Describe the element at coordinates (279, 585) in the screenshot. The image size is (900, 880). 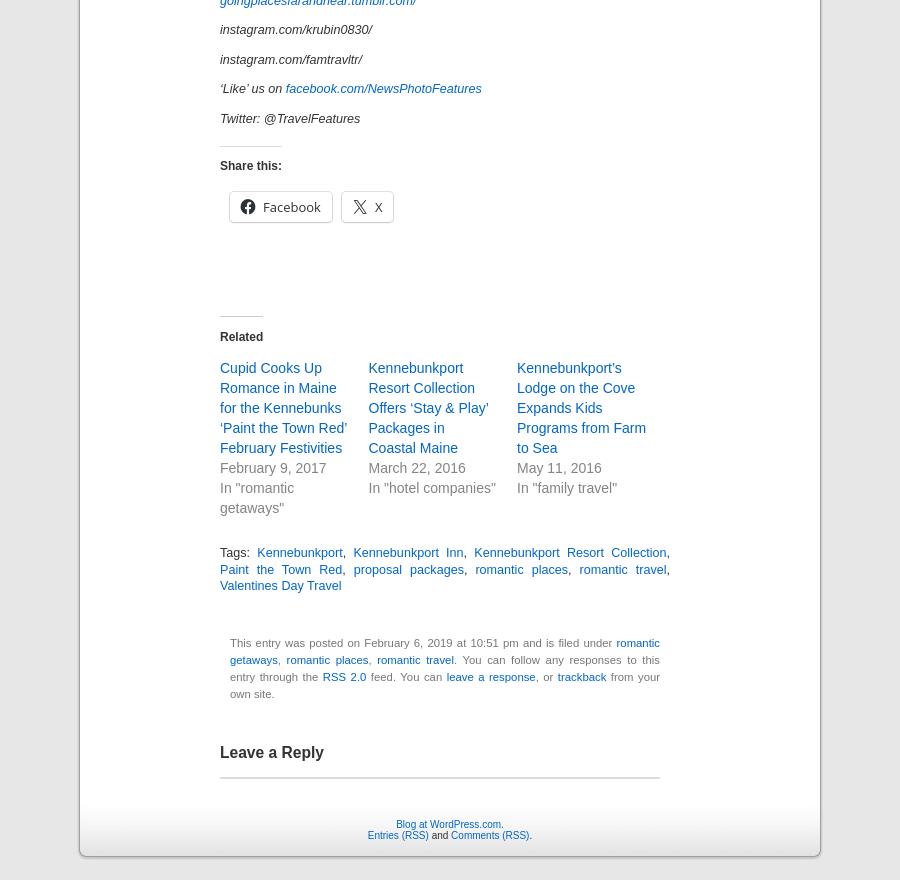
I see `'Valentines Day Travel'` at that location.